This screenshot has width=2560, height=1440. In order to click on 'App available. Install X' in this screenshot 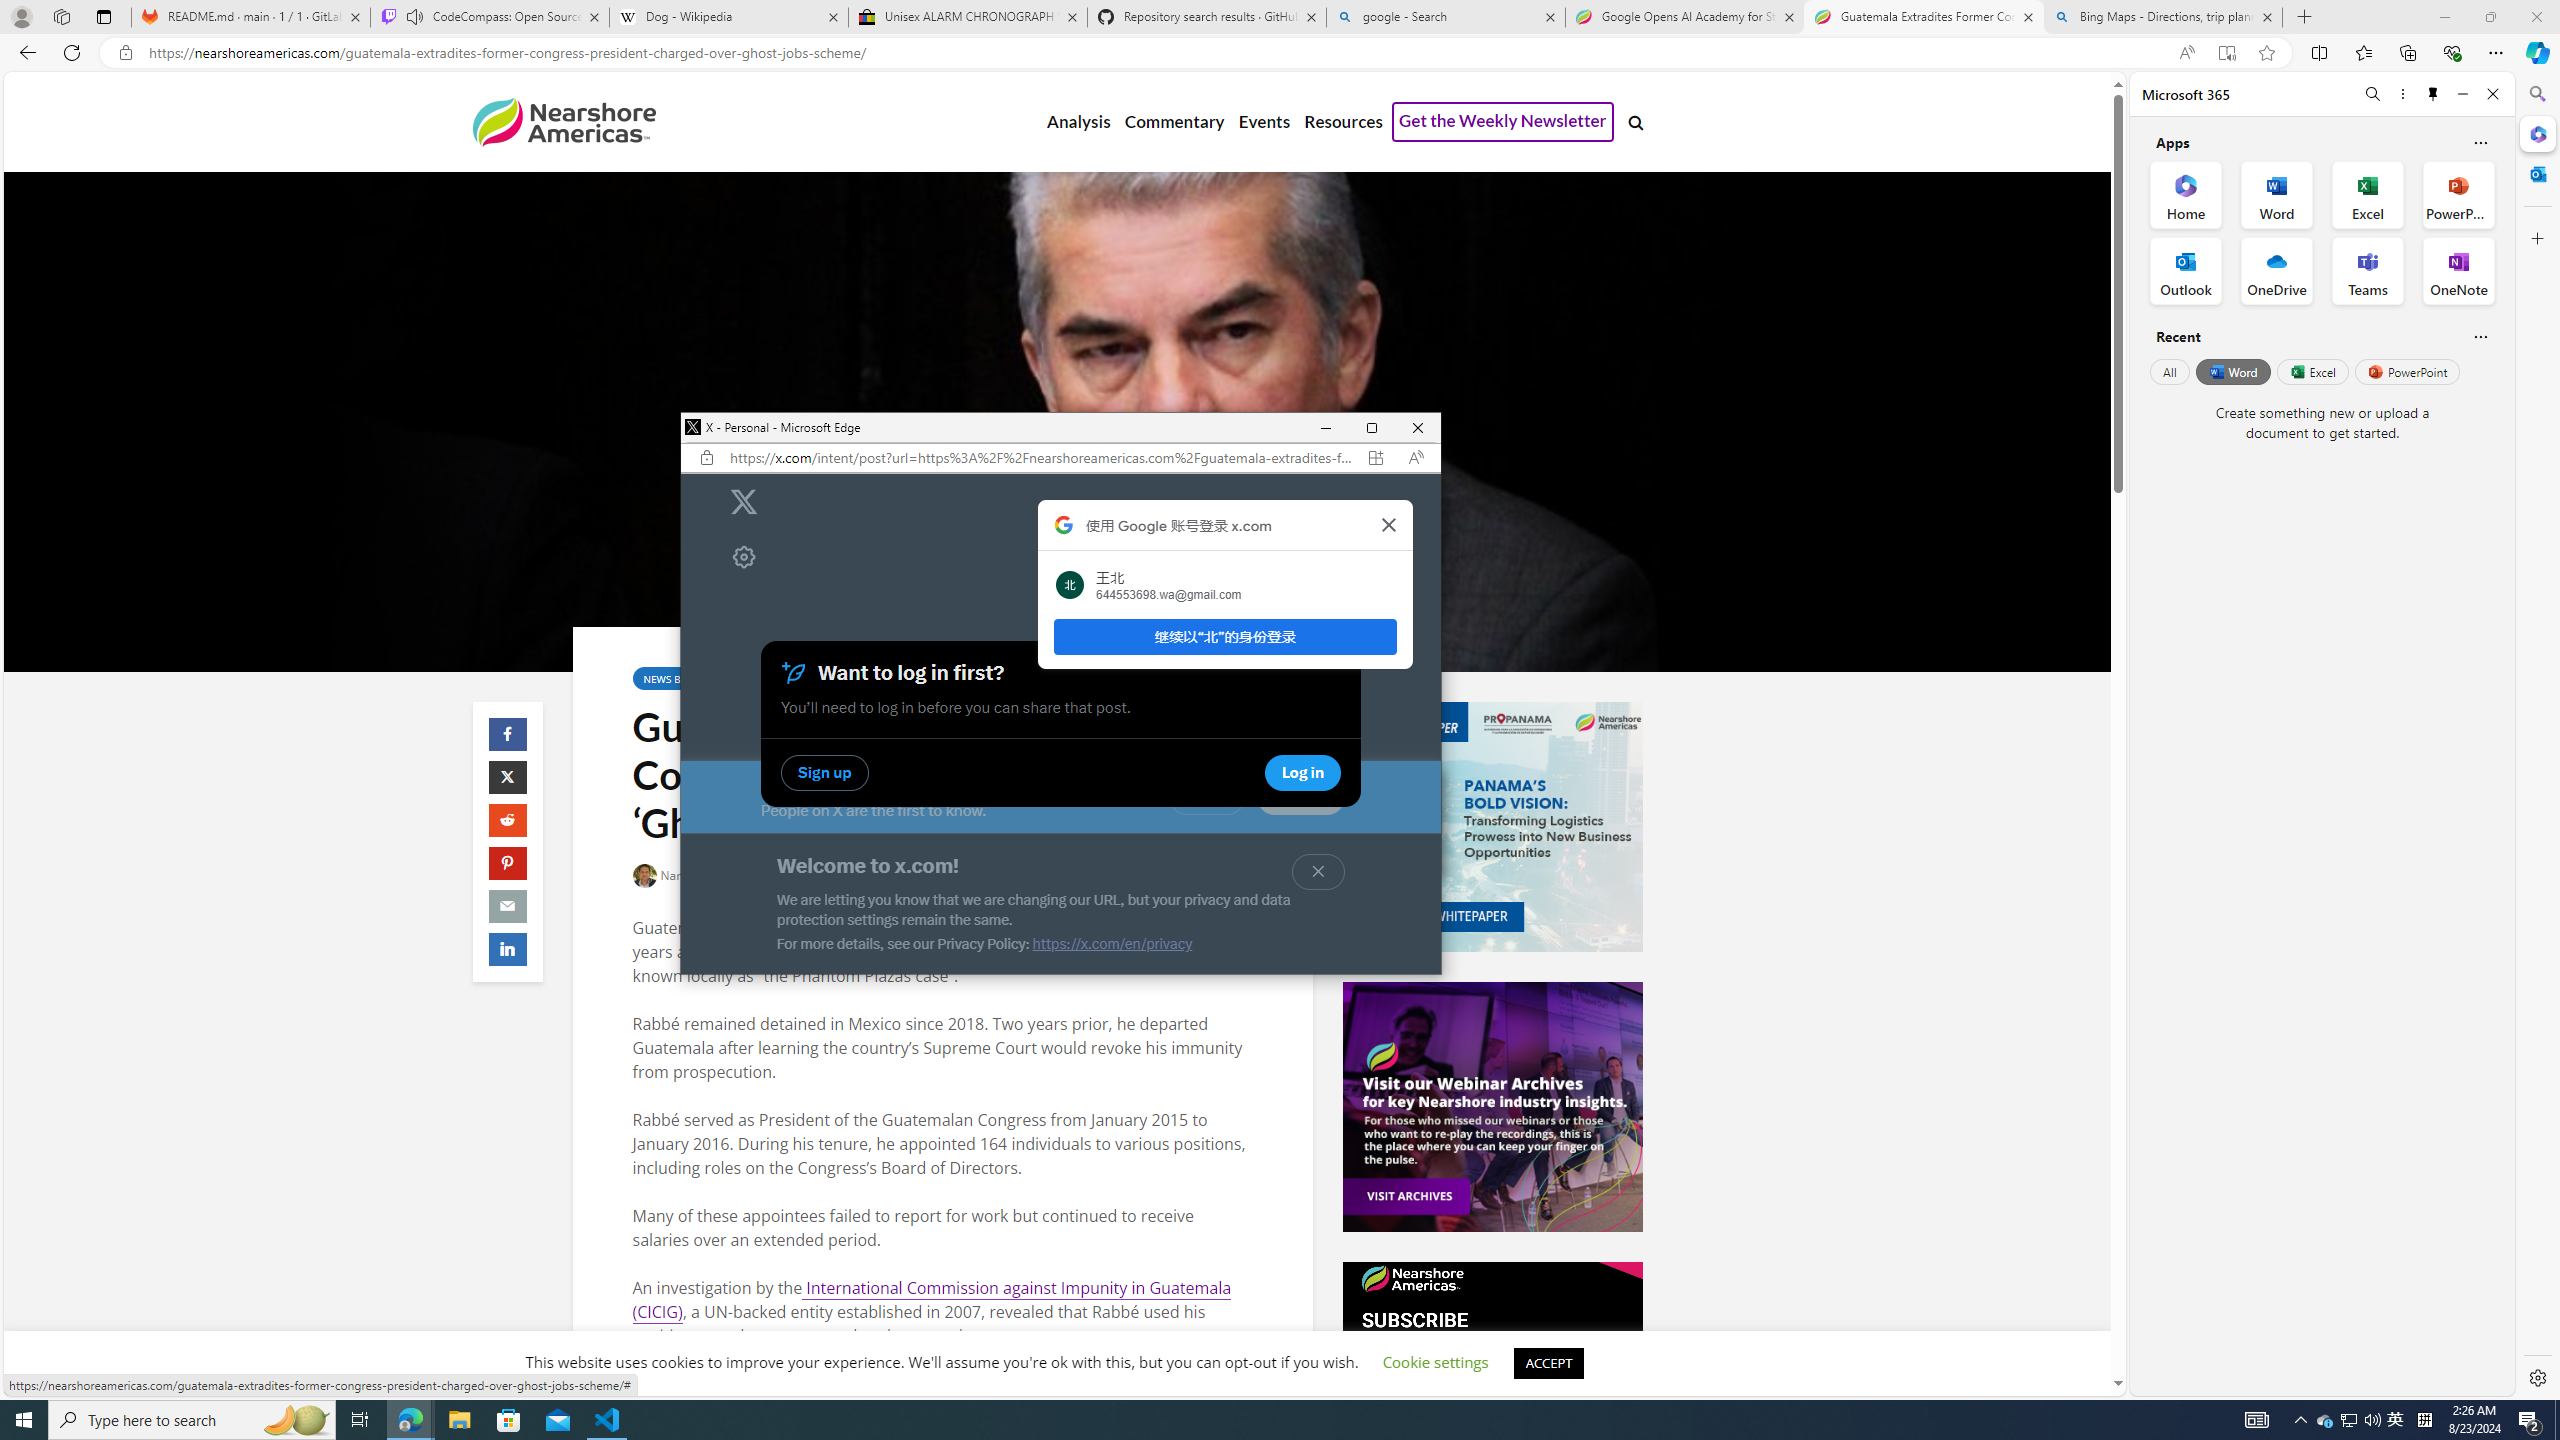, I will do `click(1375, 456)`.